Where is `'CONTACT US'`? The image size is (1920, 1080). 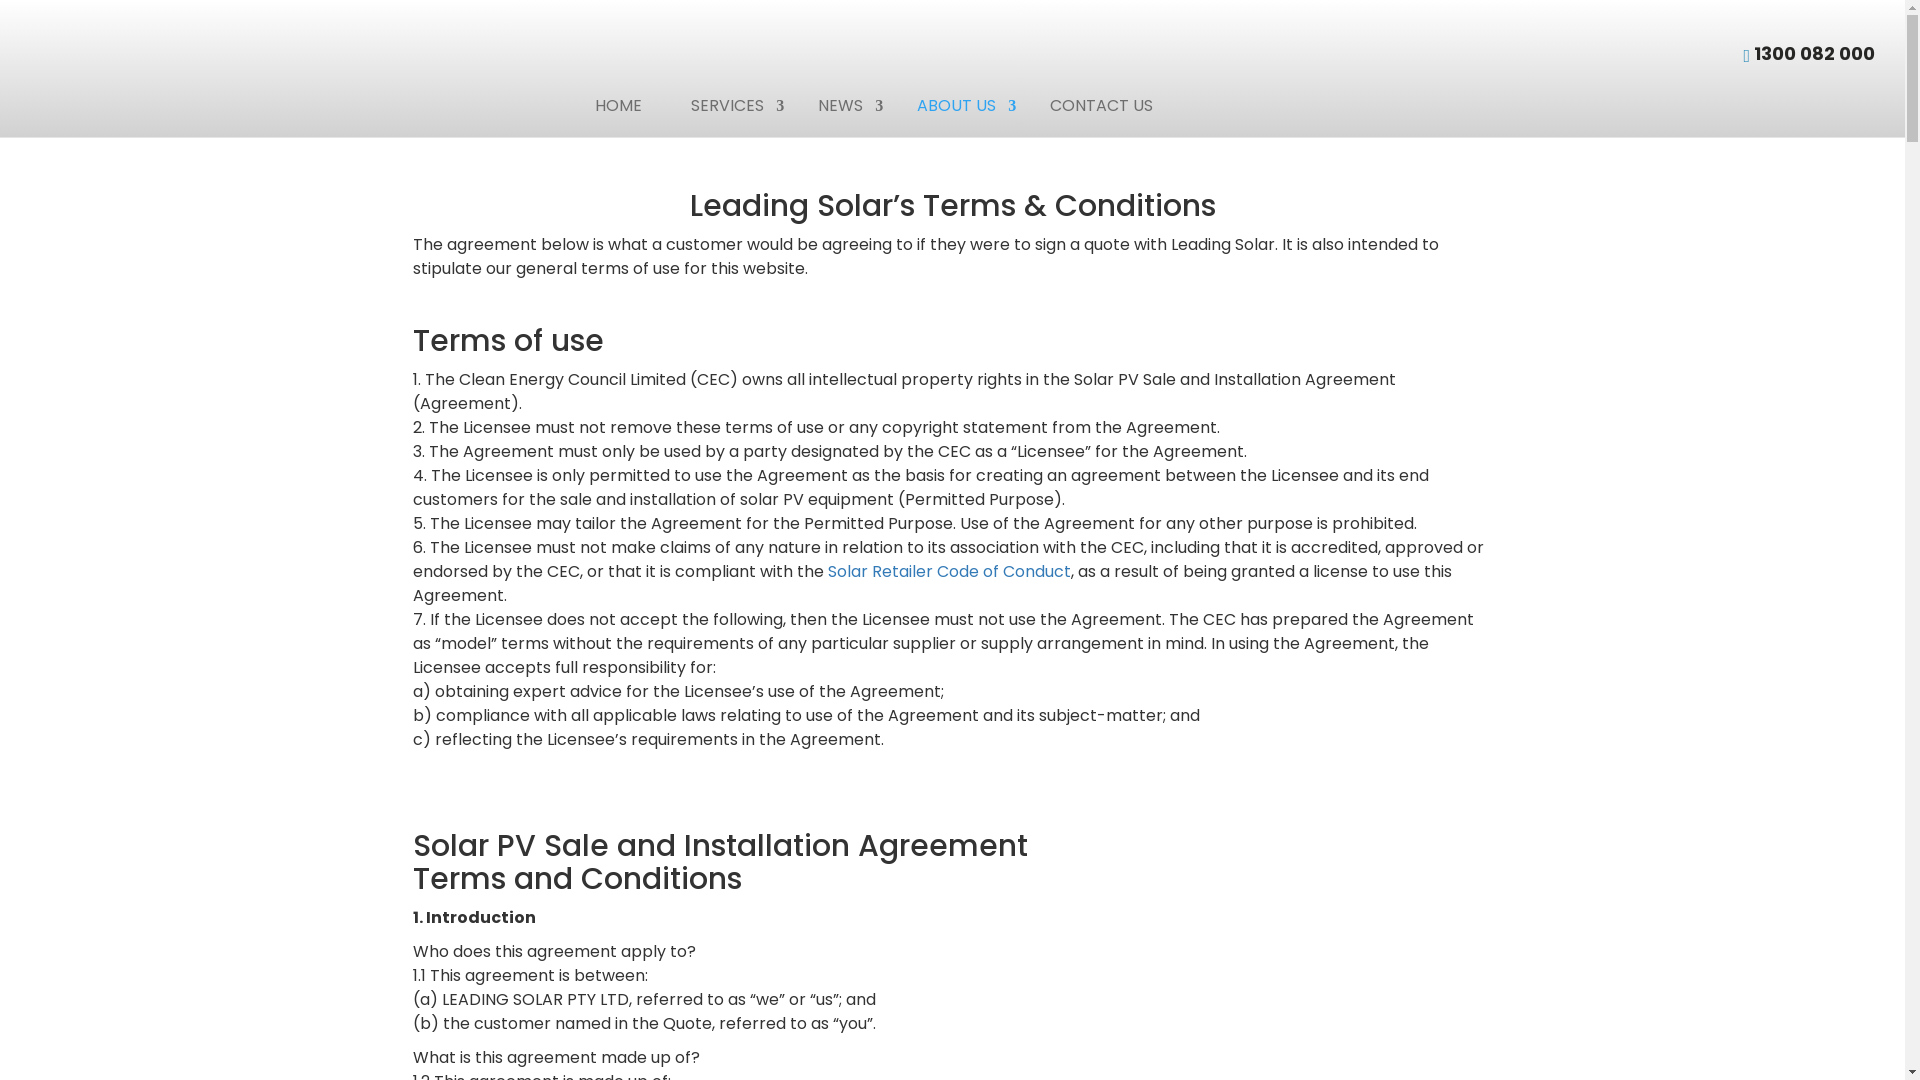 'CONTACT US' is located at coordinates (1100, 105).